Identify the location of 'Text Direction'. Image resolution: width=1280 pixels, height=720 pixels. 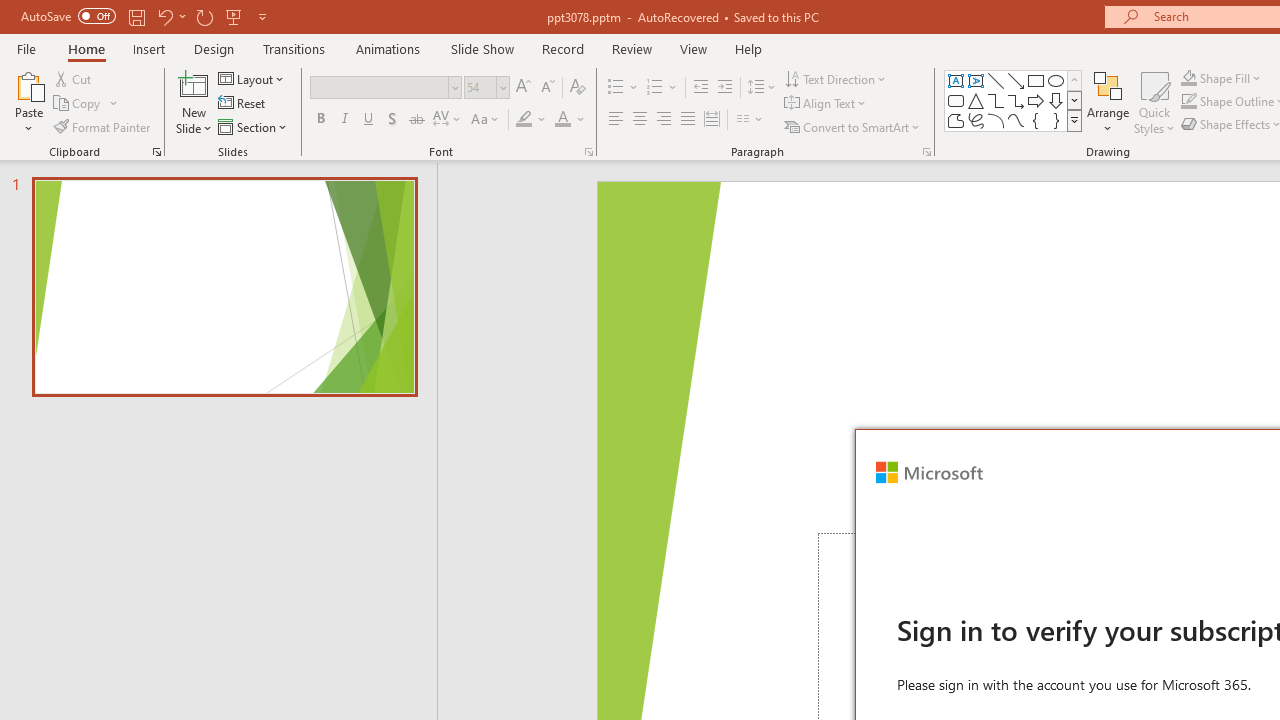
(837, 78).